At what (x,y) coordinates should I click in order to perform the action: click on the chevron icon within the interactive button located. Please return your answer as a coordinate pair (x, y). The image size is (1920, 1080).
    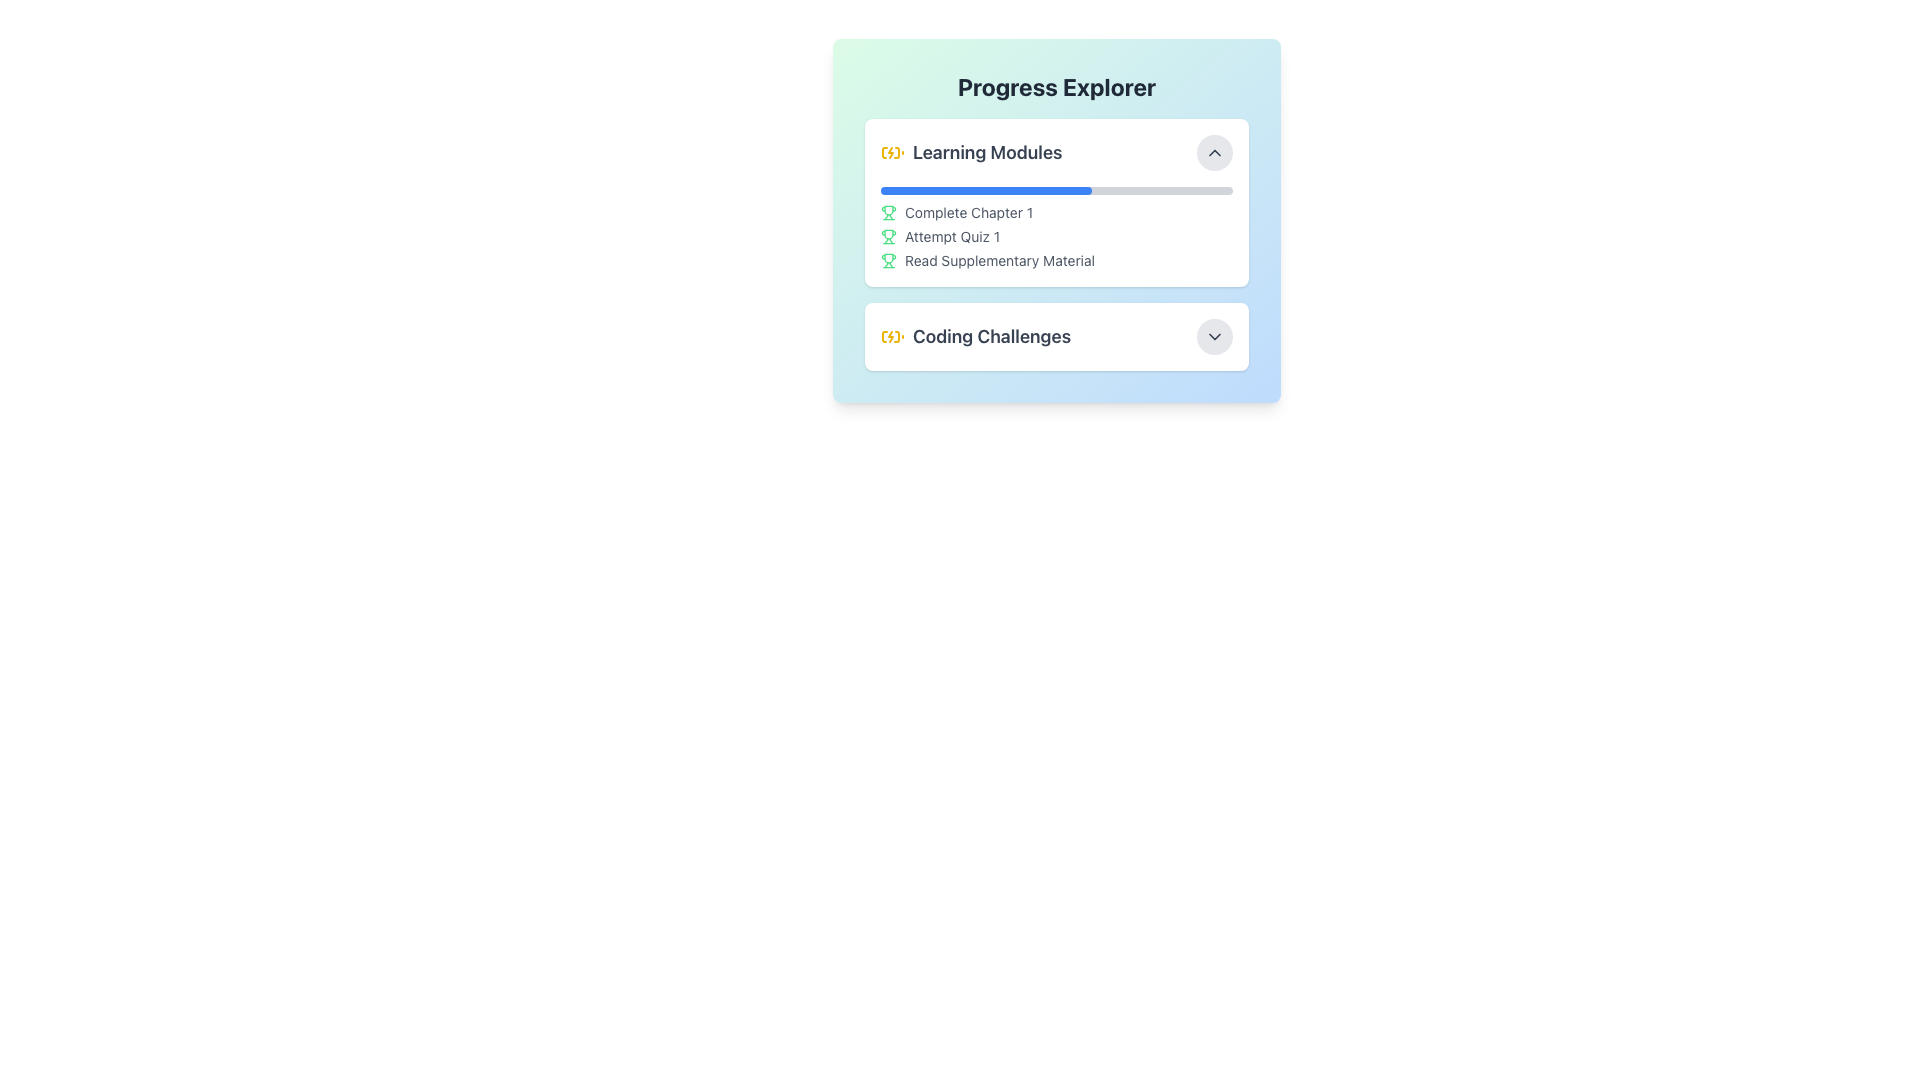
    Looking at the image, I should click on (1213, 335).